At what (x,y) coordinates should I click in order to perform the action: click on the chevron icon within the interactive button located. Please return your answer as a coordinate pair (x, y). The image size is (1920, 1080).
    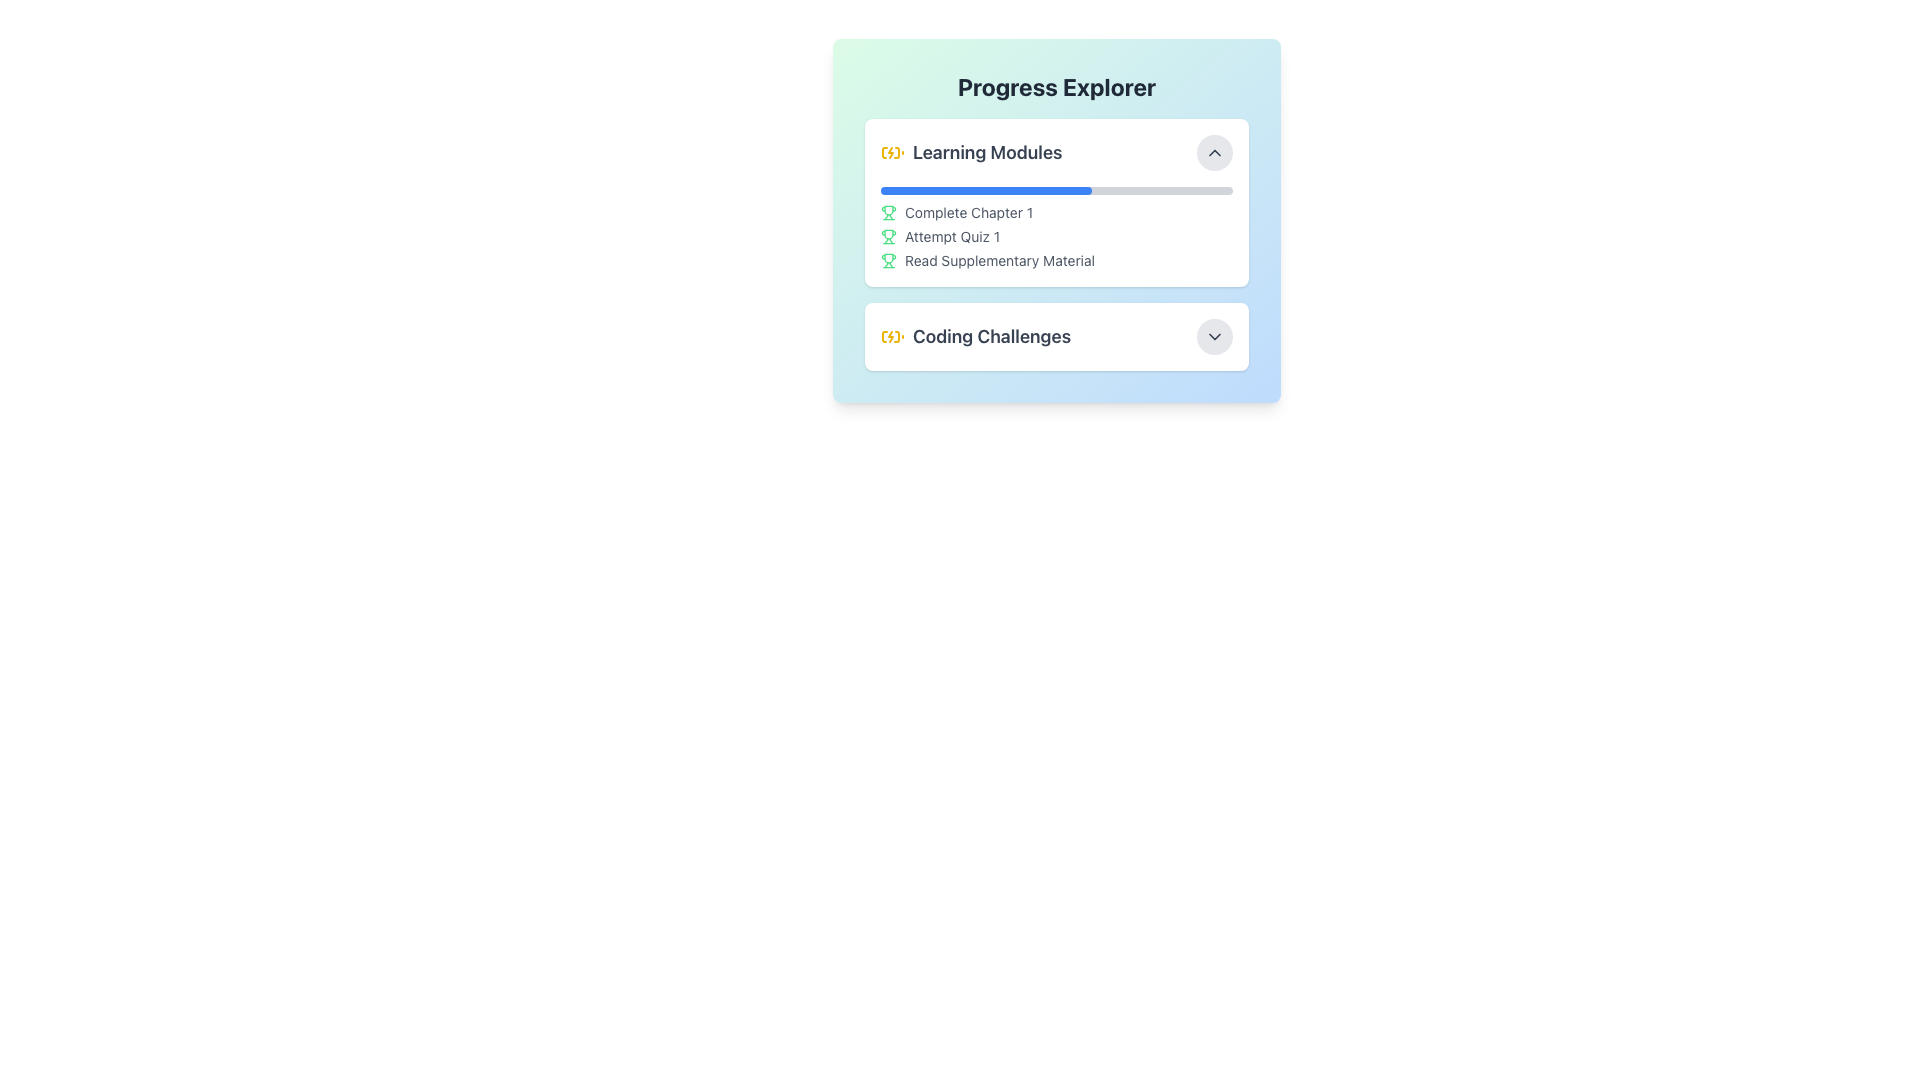
    Looking at the image, I should click on (1213, 335).